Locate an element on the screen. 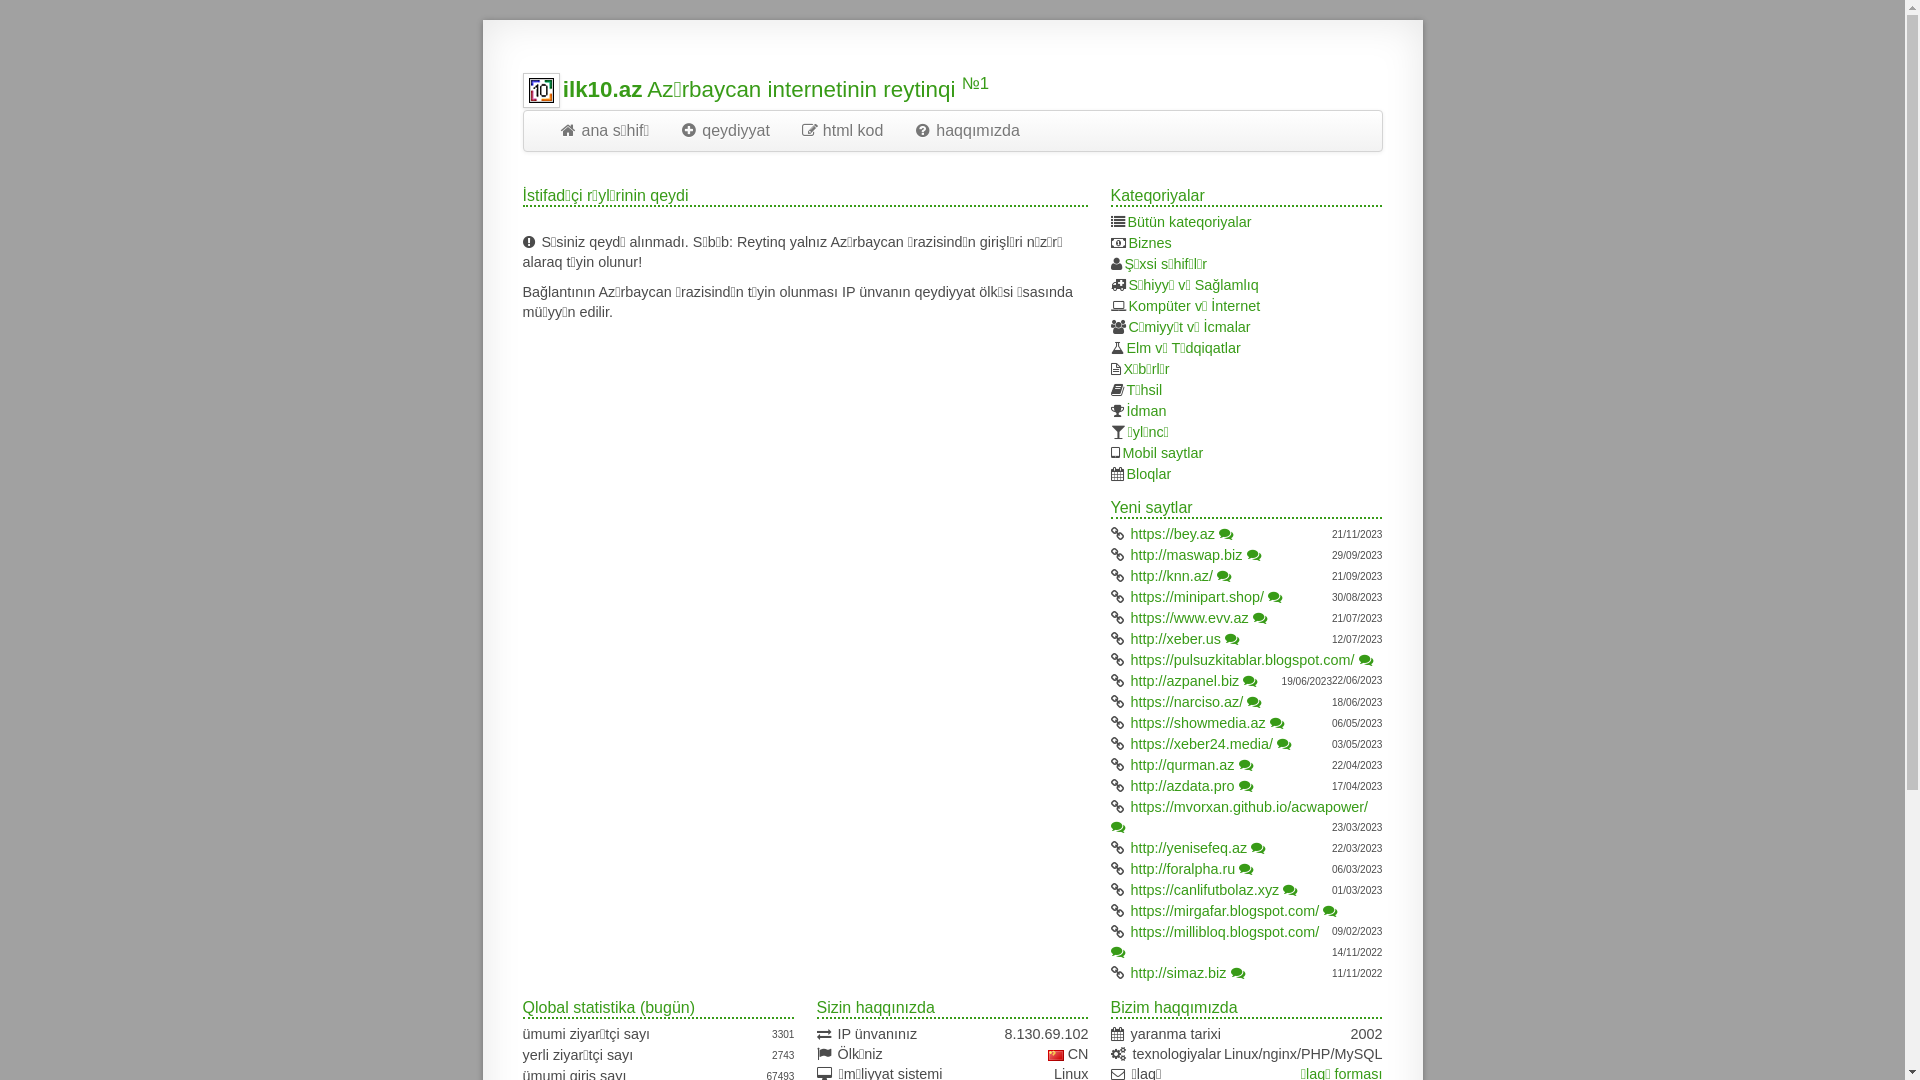 Image resolution: width=1920 pixels, height=1080 pixels. 'https://bey.az' is located at coordinates (1131, 532).